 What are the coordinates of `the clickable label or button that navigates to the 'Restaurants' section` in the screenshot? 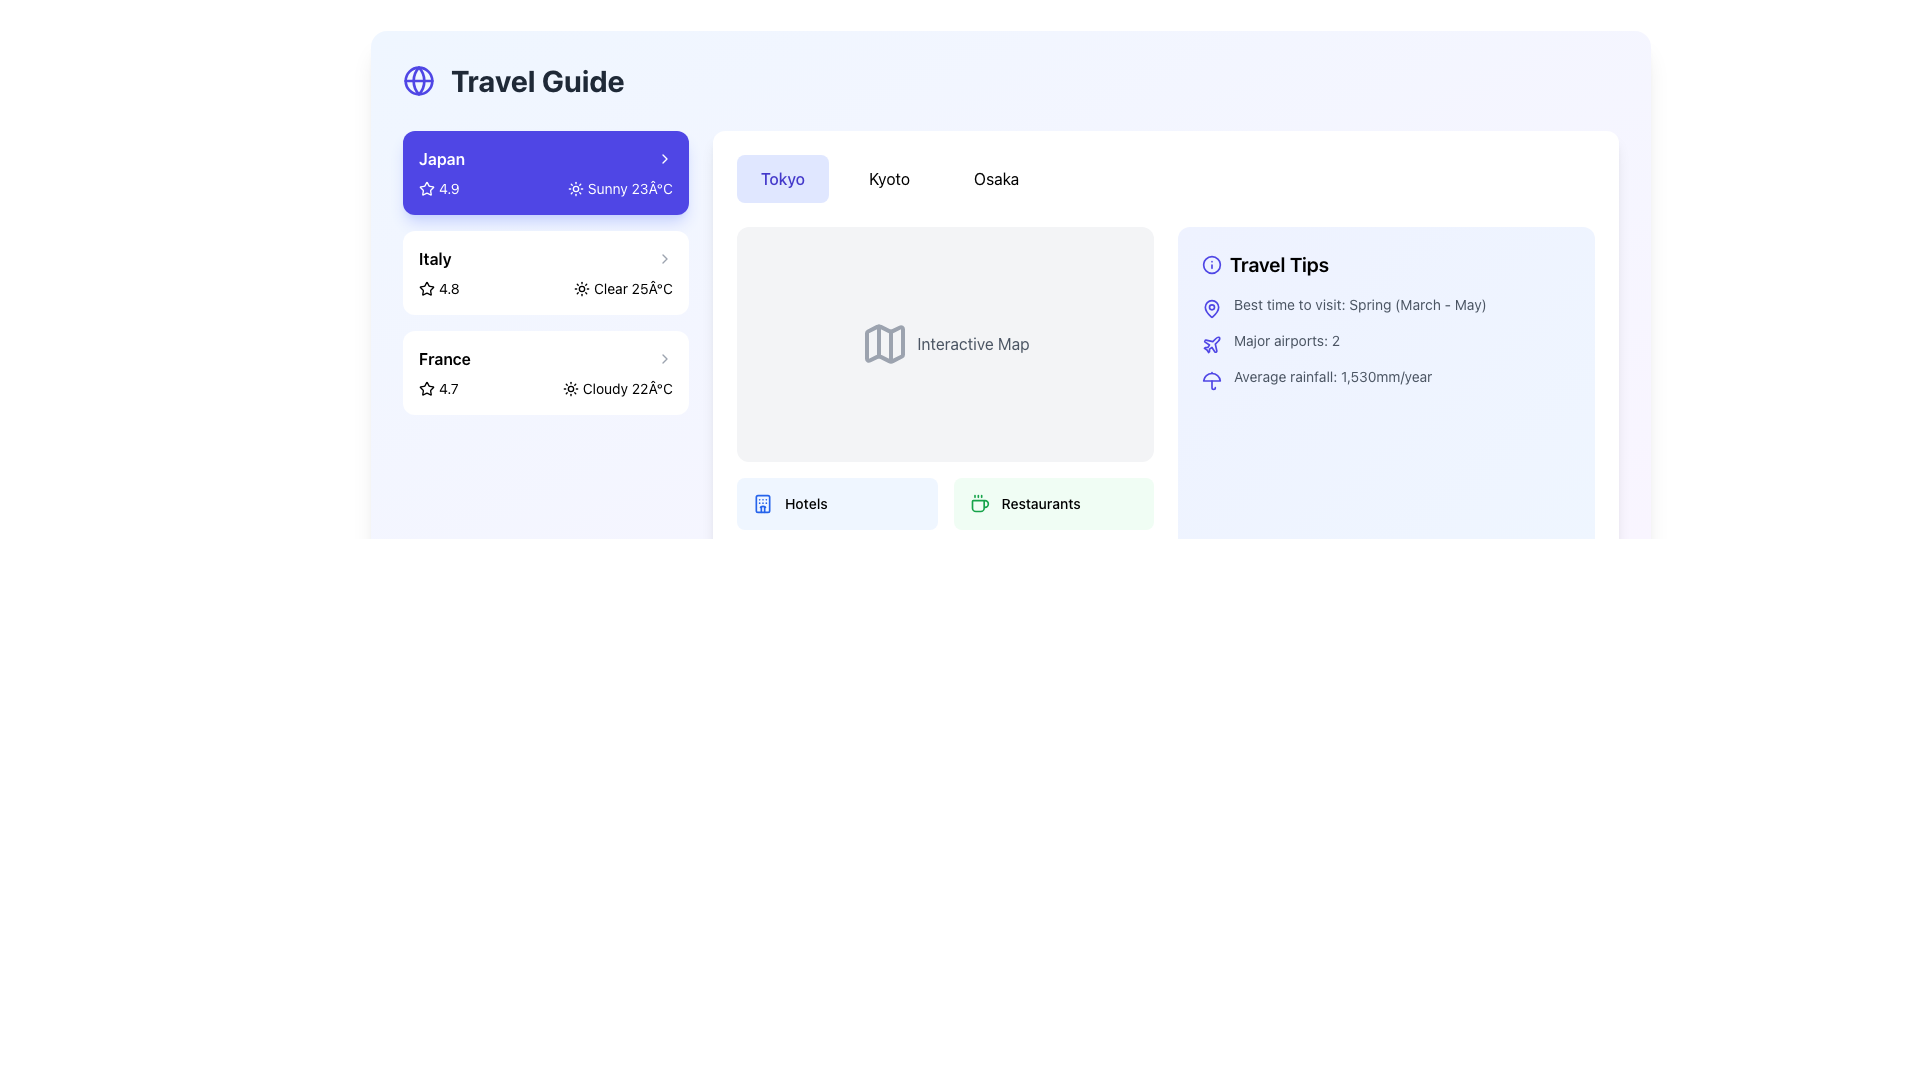 It's located at (1040, 502).